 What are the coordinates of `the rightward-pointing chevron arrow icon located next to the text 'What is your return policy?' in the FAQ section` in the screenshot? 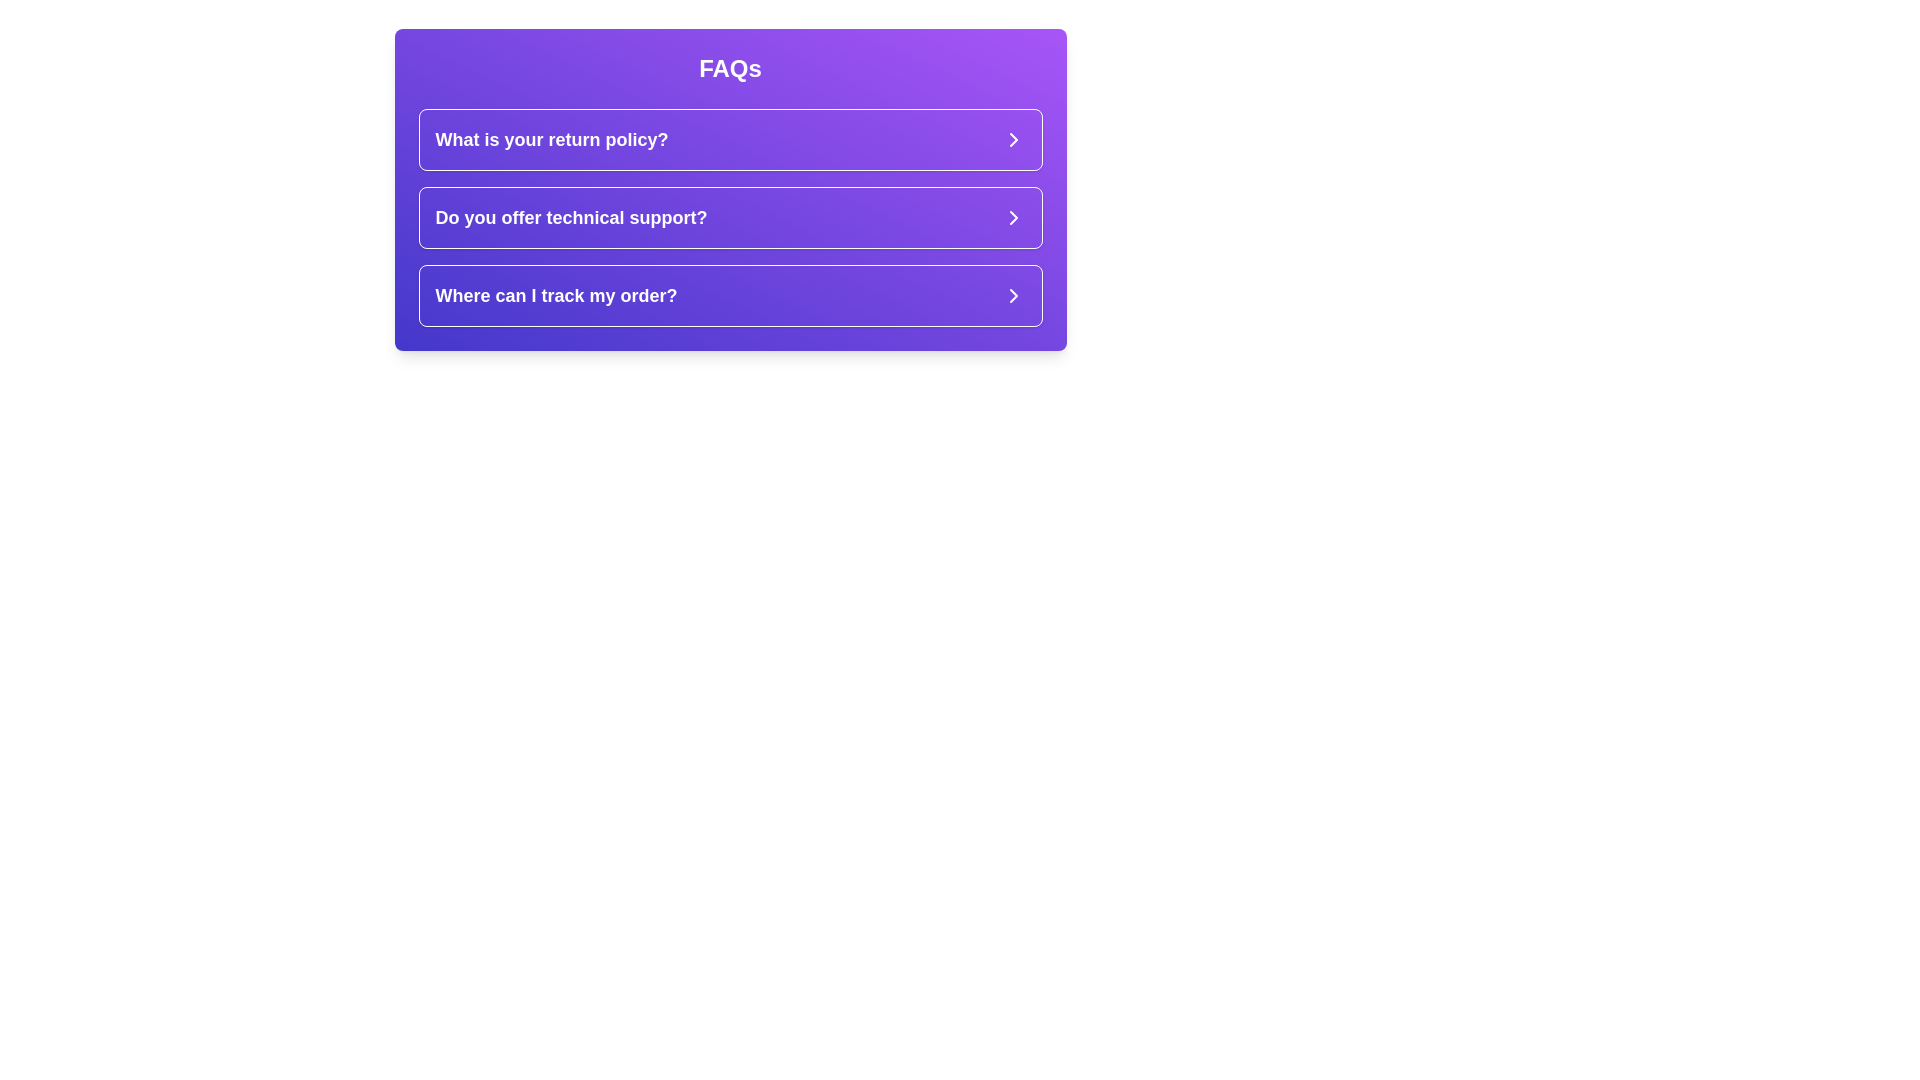 It's located at (1013, 138).